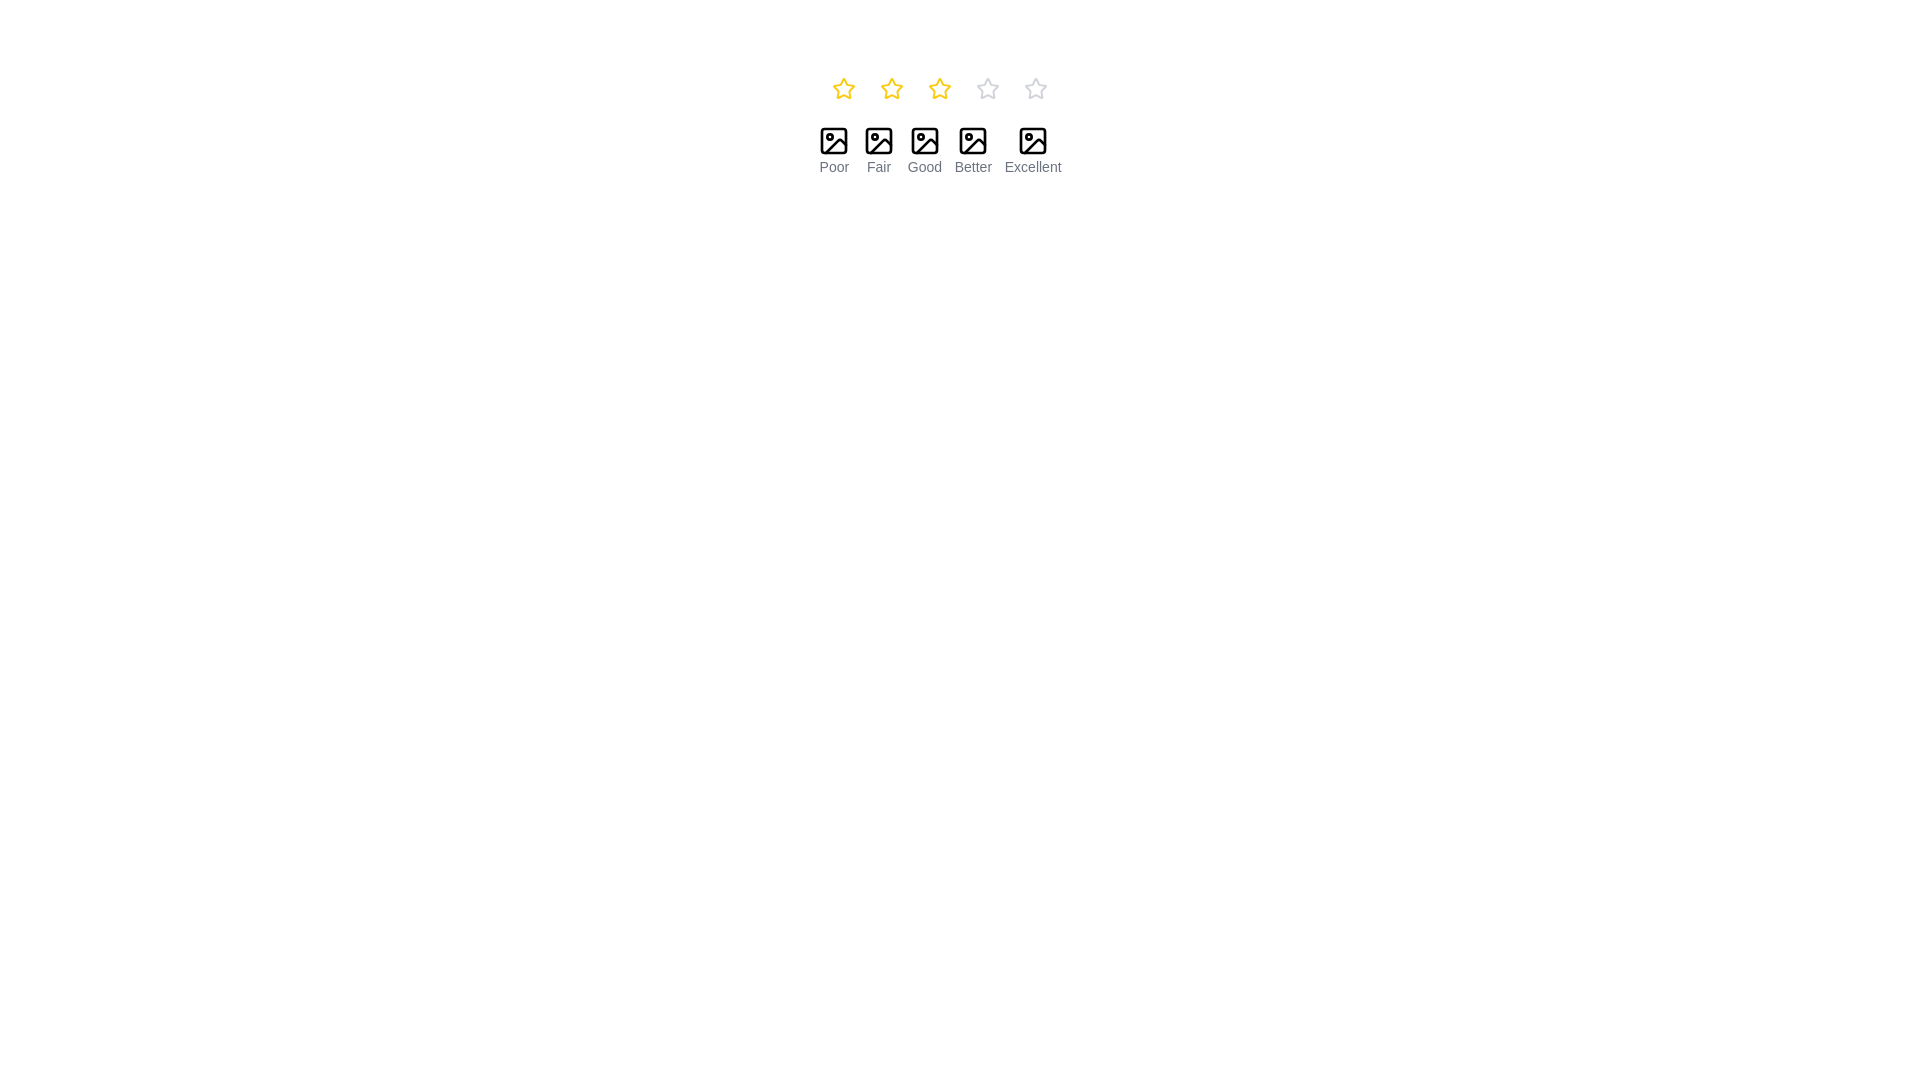 This screenshot has width=1920, height=1080. What do you see at coordinates (939, 87) in the screenshot?
I see `the third star icon in the horizontal set of five rating stars` at bounding box center [939, 87].